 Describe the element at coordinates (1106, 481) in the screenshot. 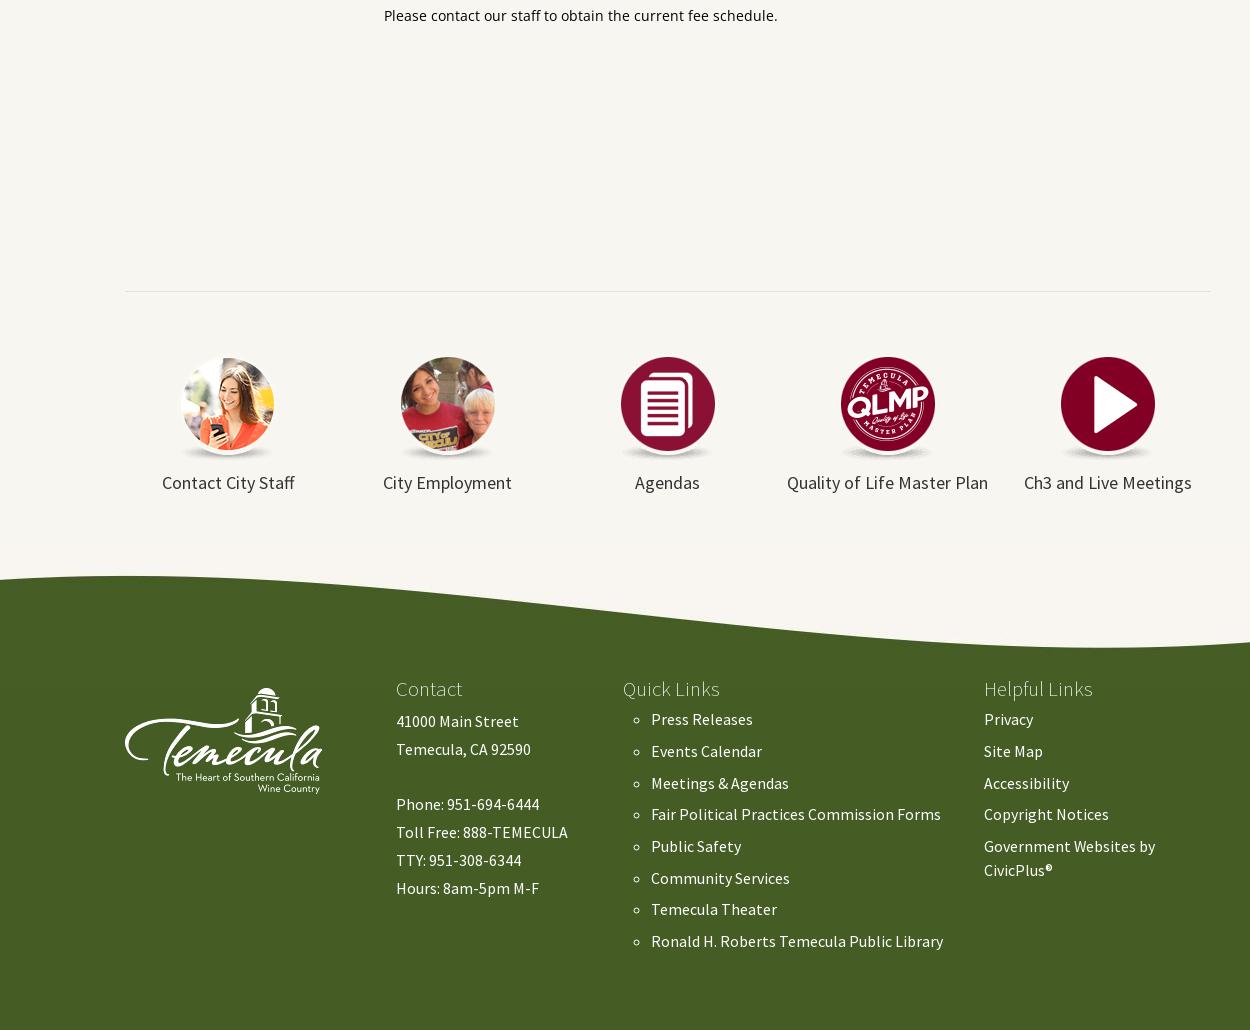

I see `'Ch3 and Live Meetings'` at that location.